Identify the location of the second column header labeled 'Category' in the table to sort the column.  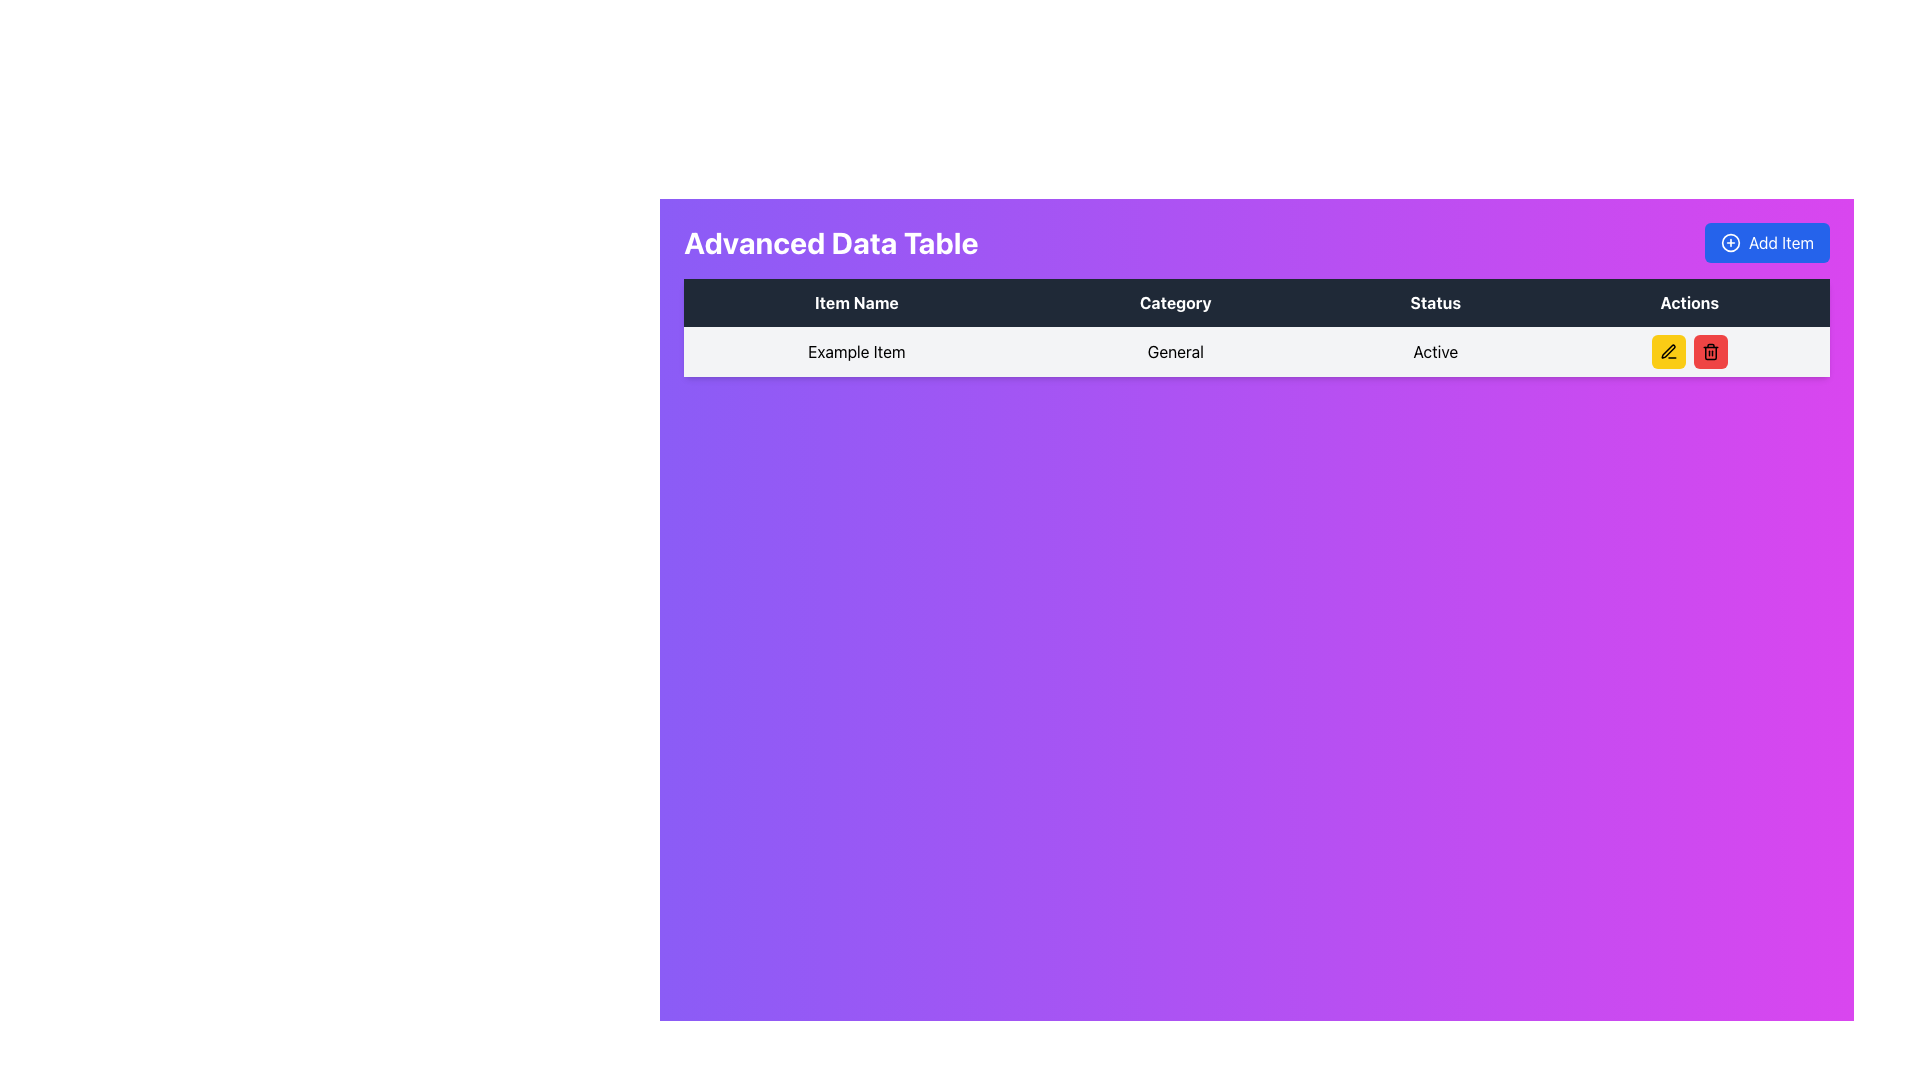
(1175, 303).